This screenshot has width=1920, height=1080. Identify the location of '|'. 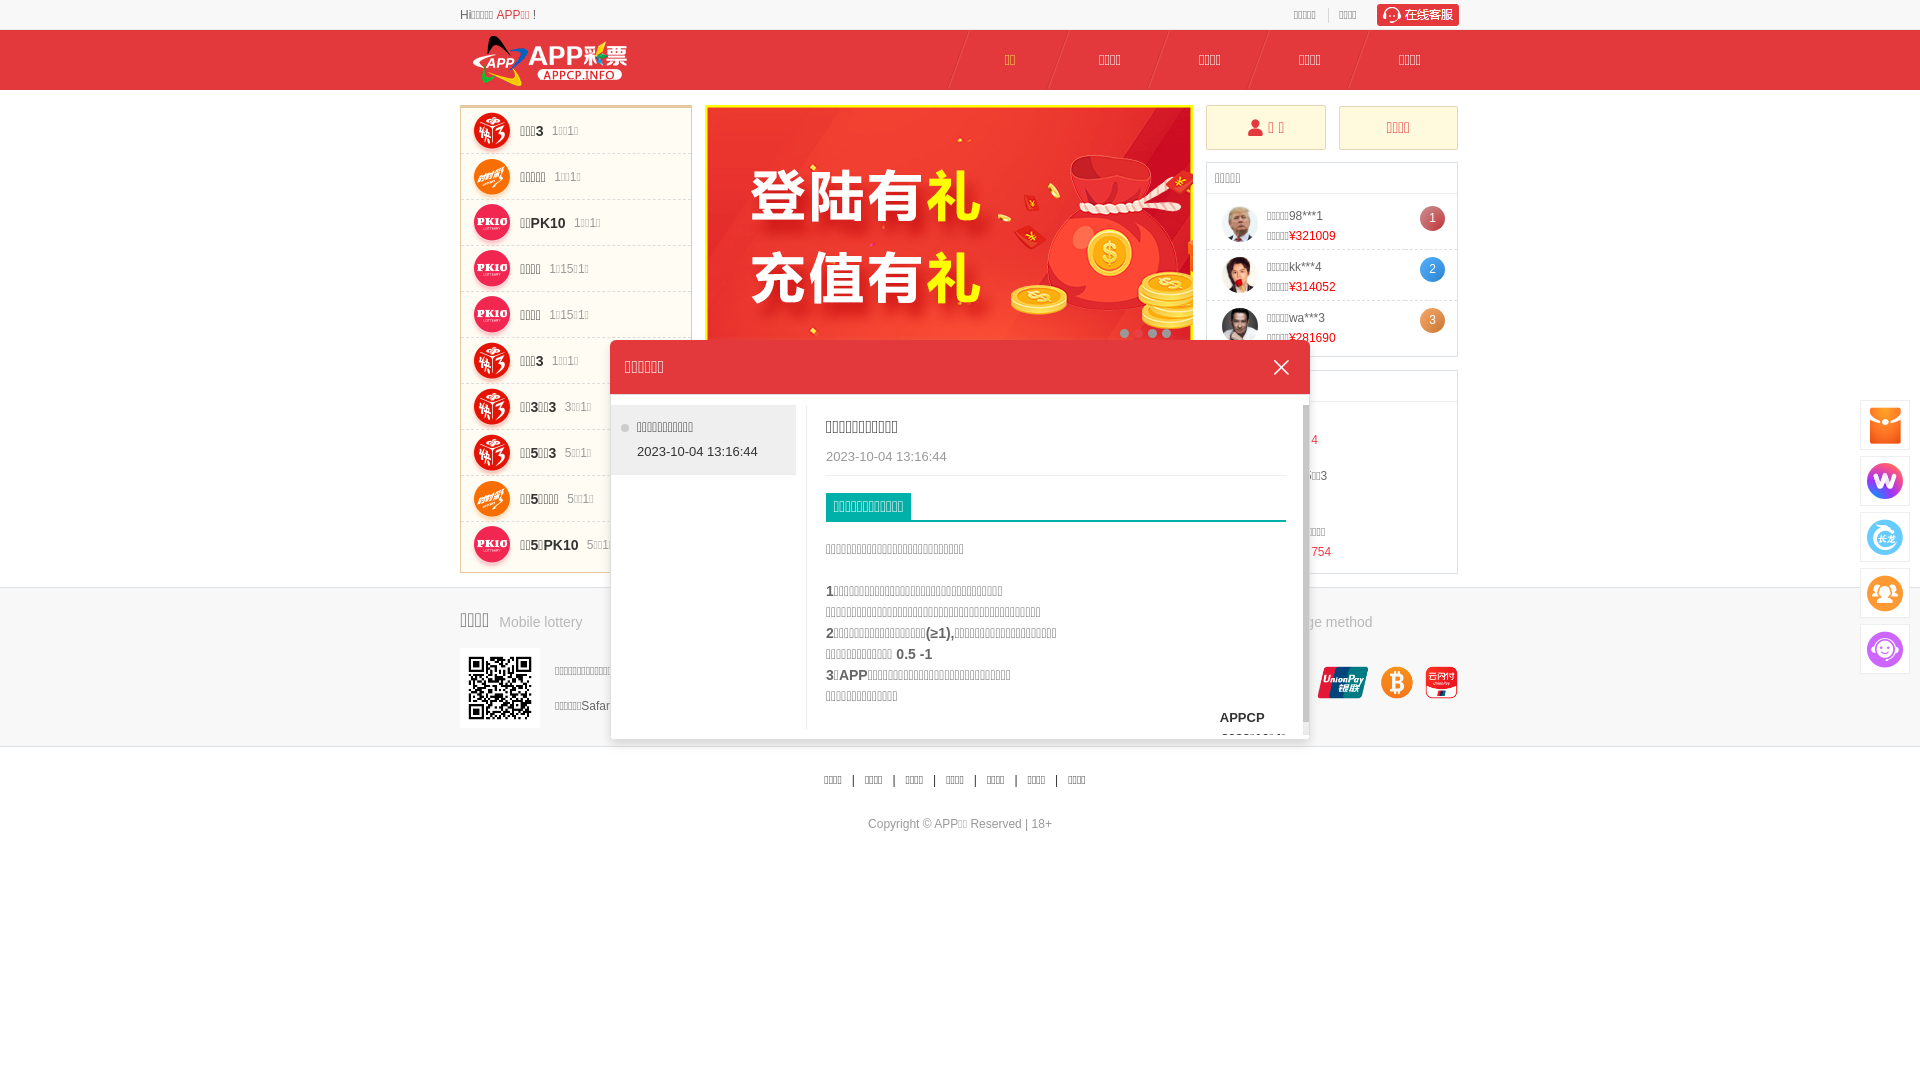
(891, 779).